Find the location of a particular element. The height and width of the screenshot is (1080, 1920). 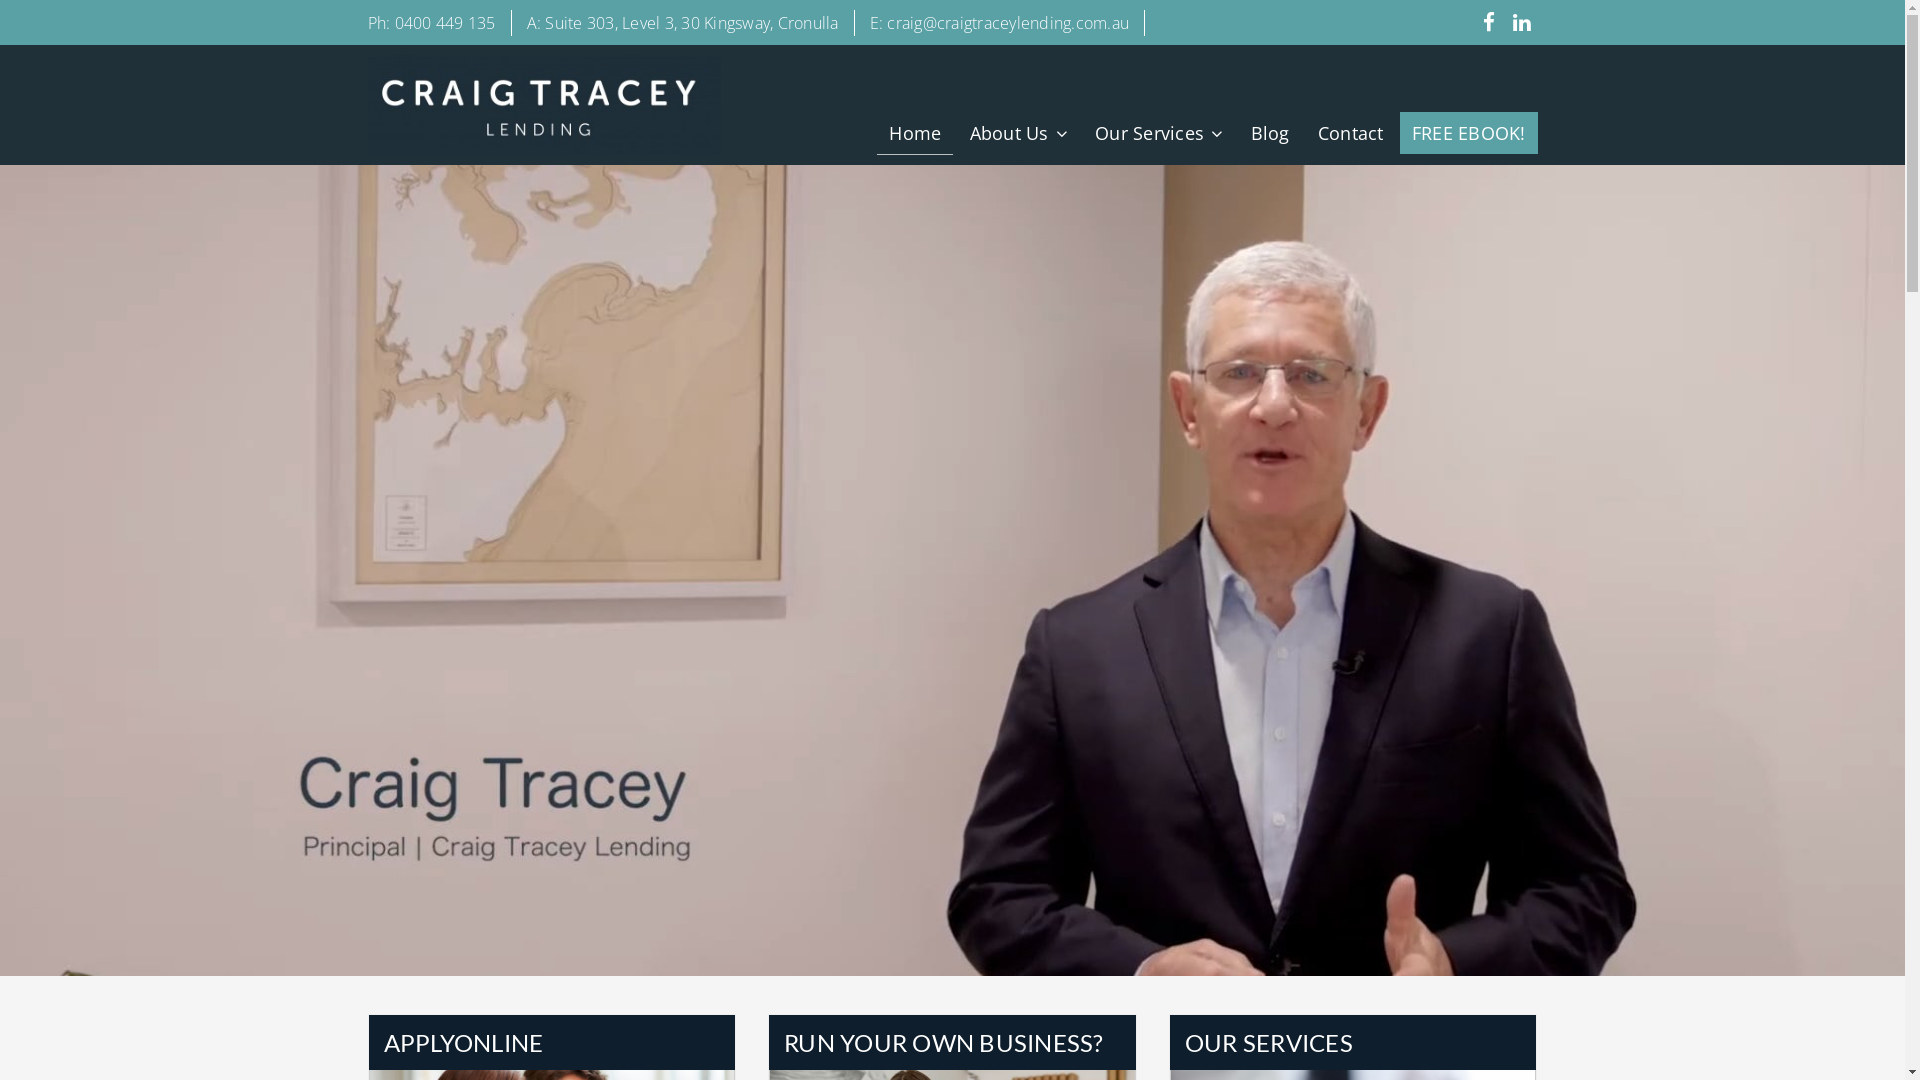

'FREE EBOOK!' is located at coordinates (1468, 132).